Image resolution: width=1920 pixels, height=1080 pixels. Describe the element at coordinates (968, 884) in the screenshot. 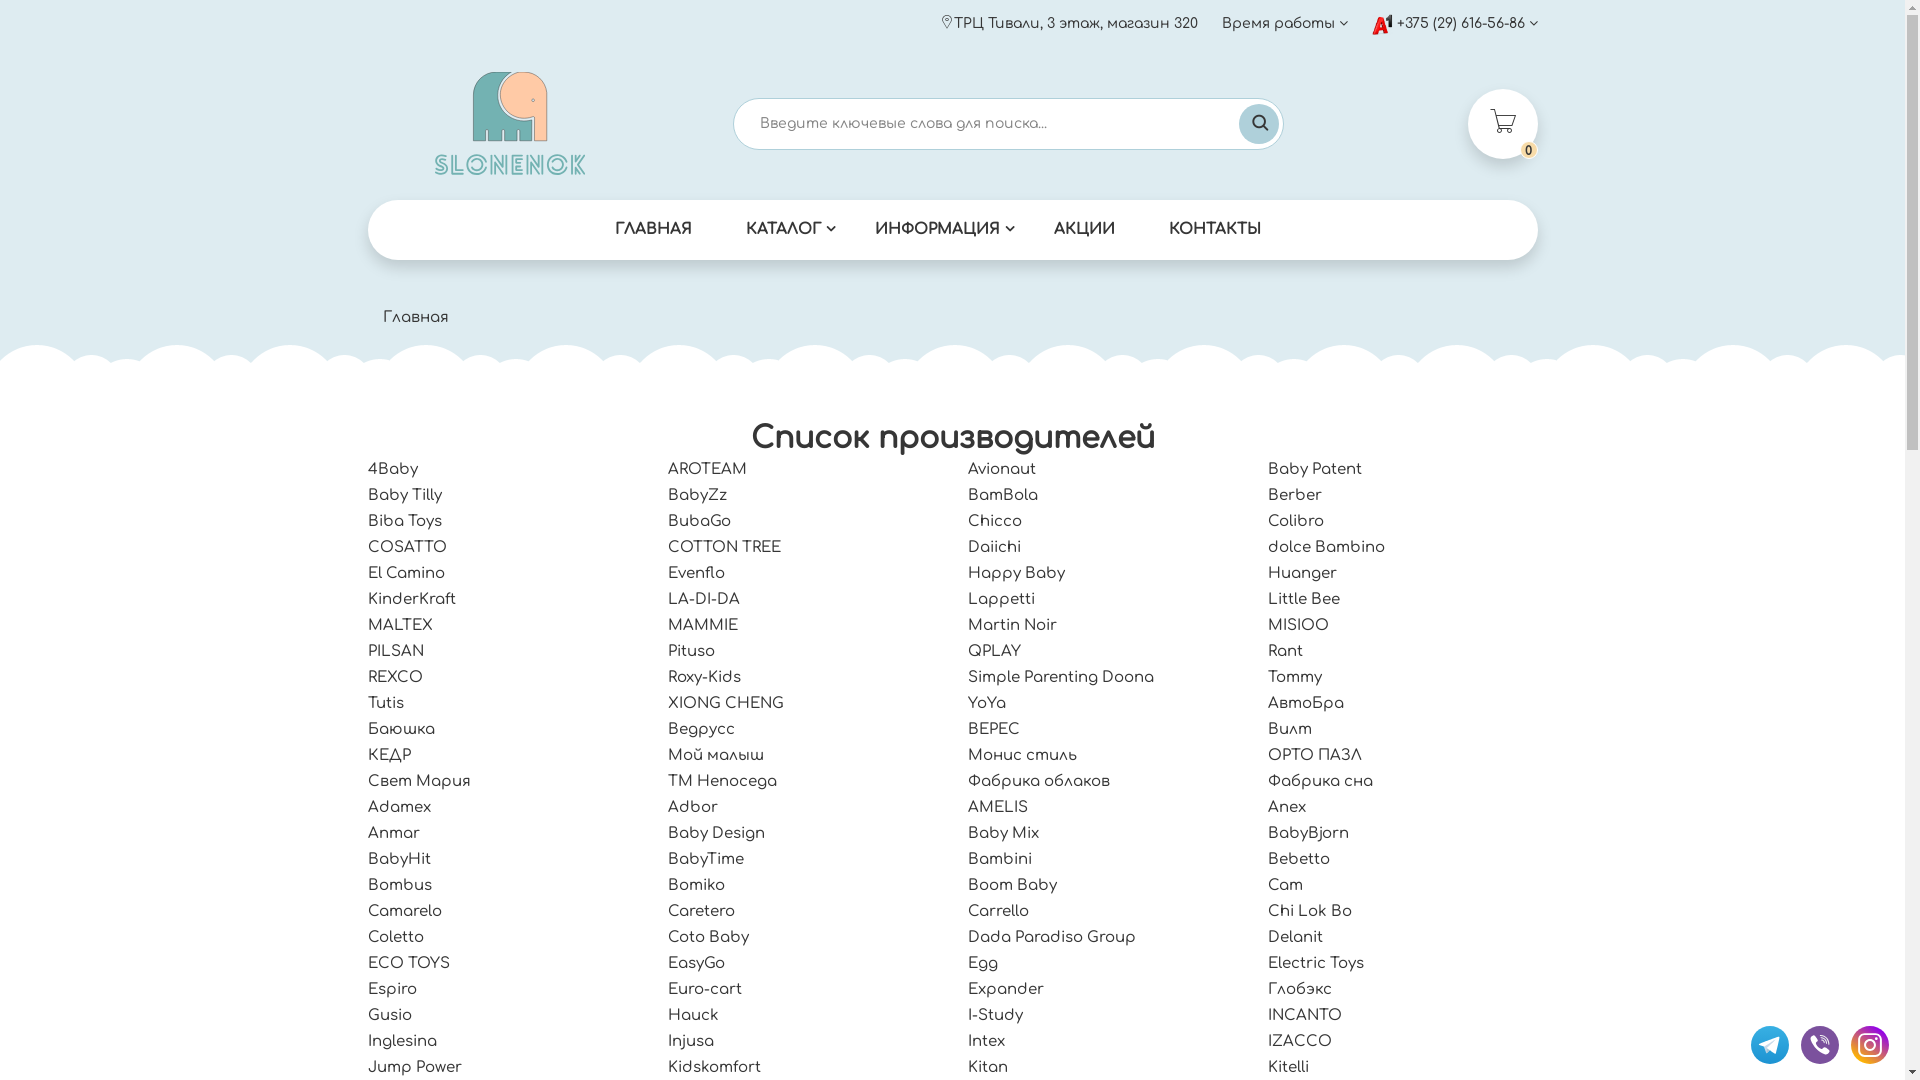

I see `'Boom Baby'` at that location.